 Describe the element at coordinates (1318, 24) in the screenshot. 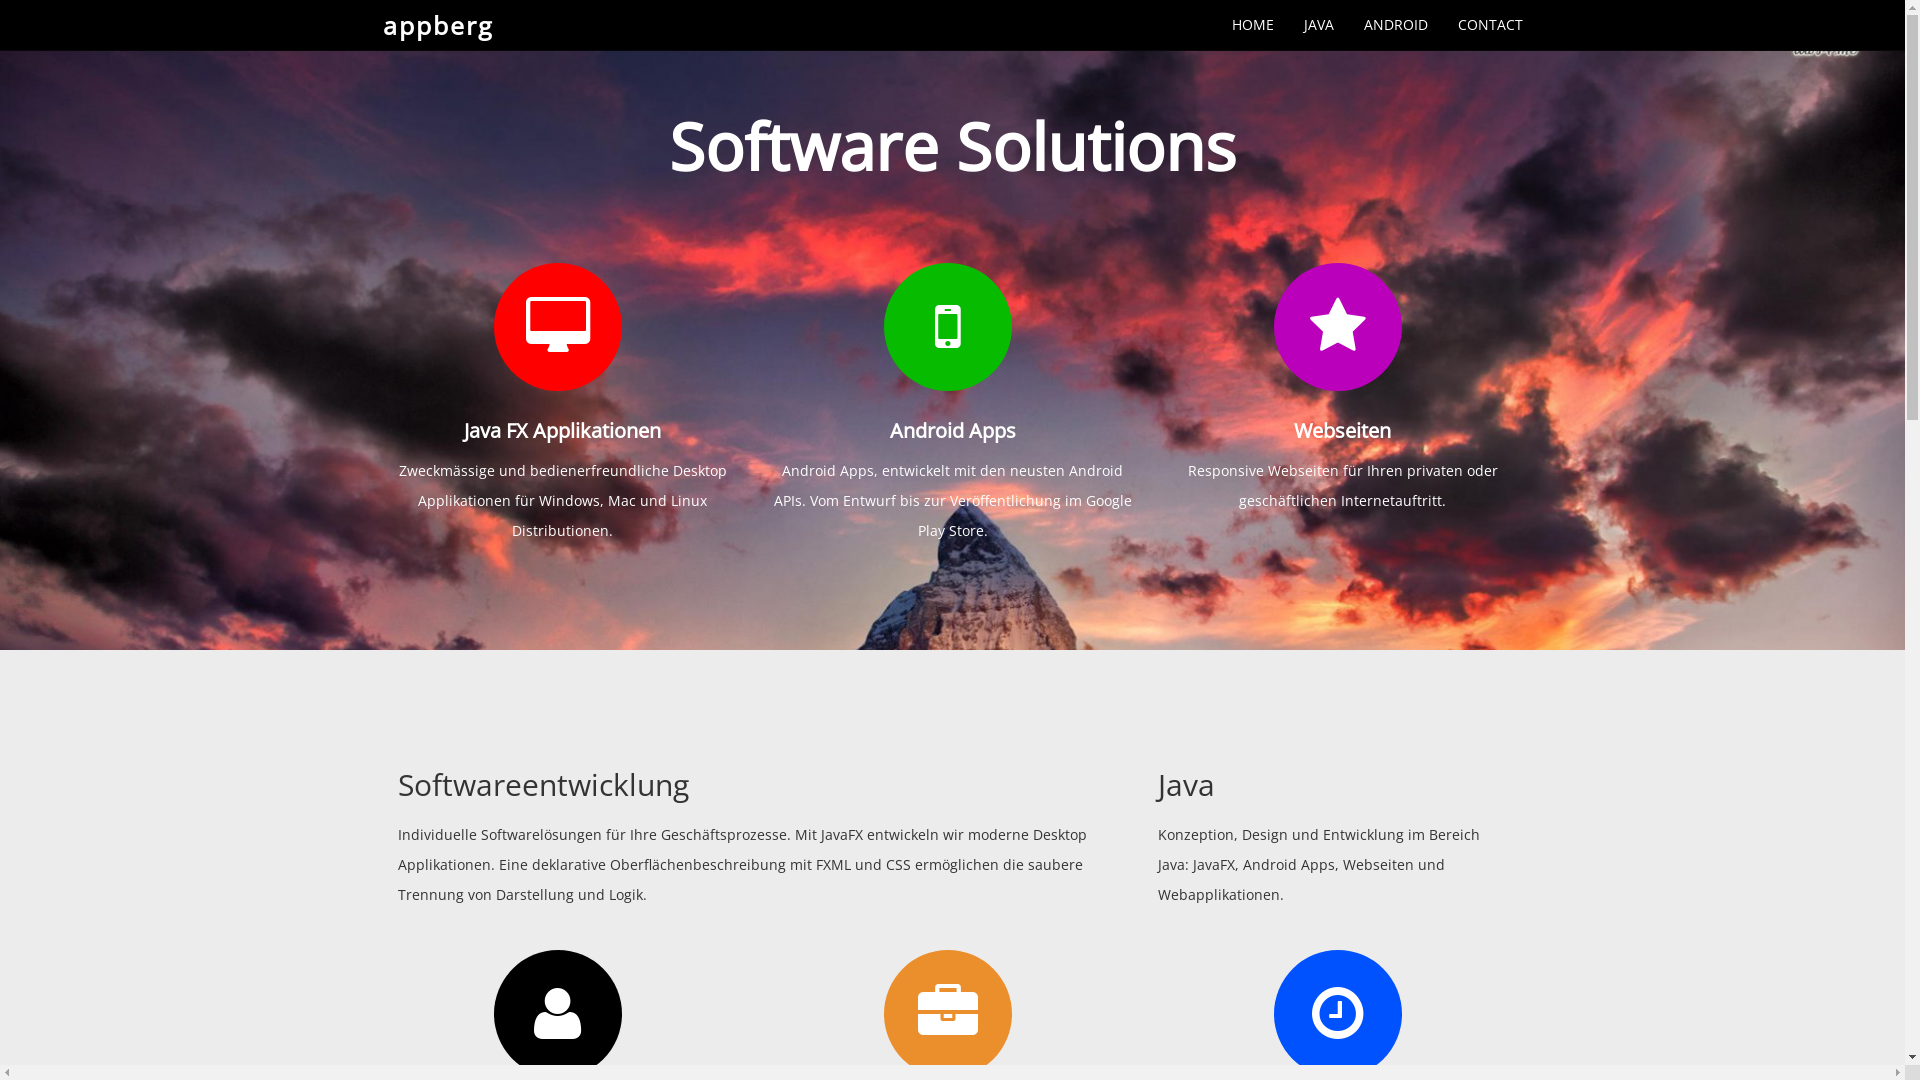

I see `'JAVA'` at that location.